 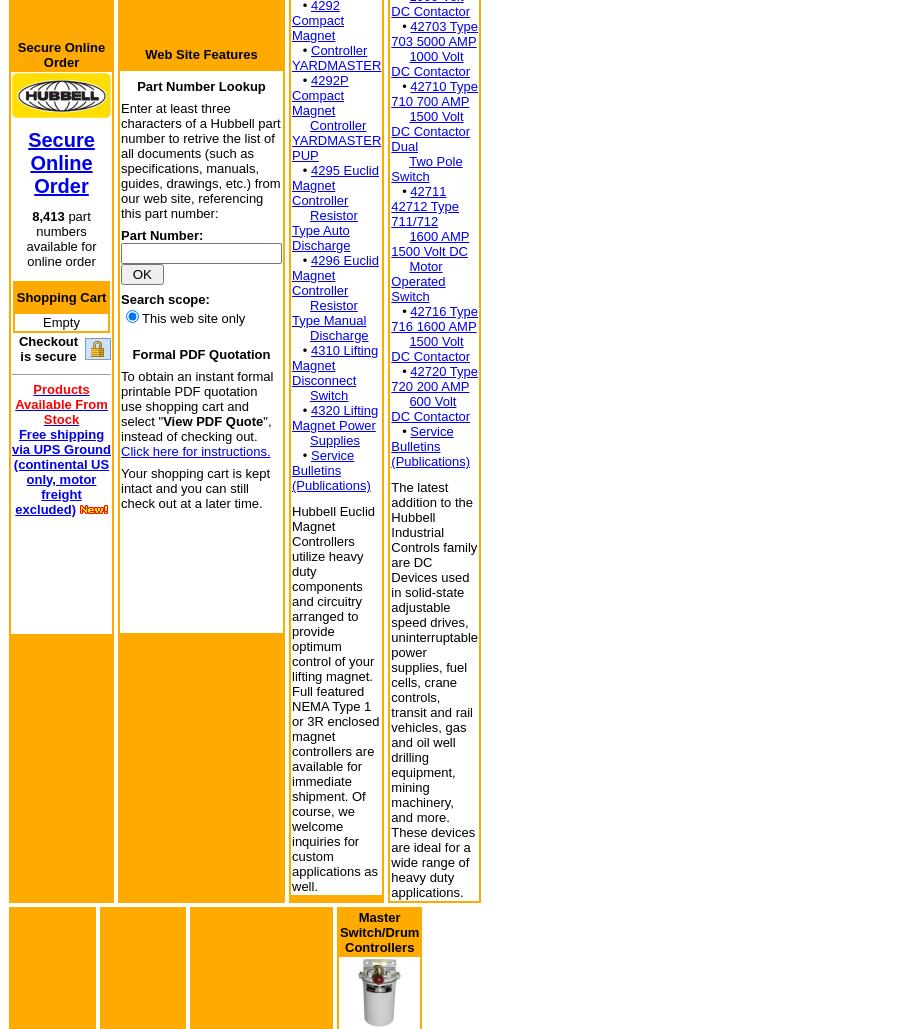 What do you see at coordinates (338, 334) in the screenshot?
I see `'Discharge'` at bounding box center [338, 334].